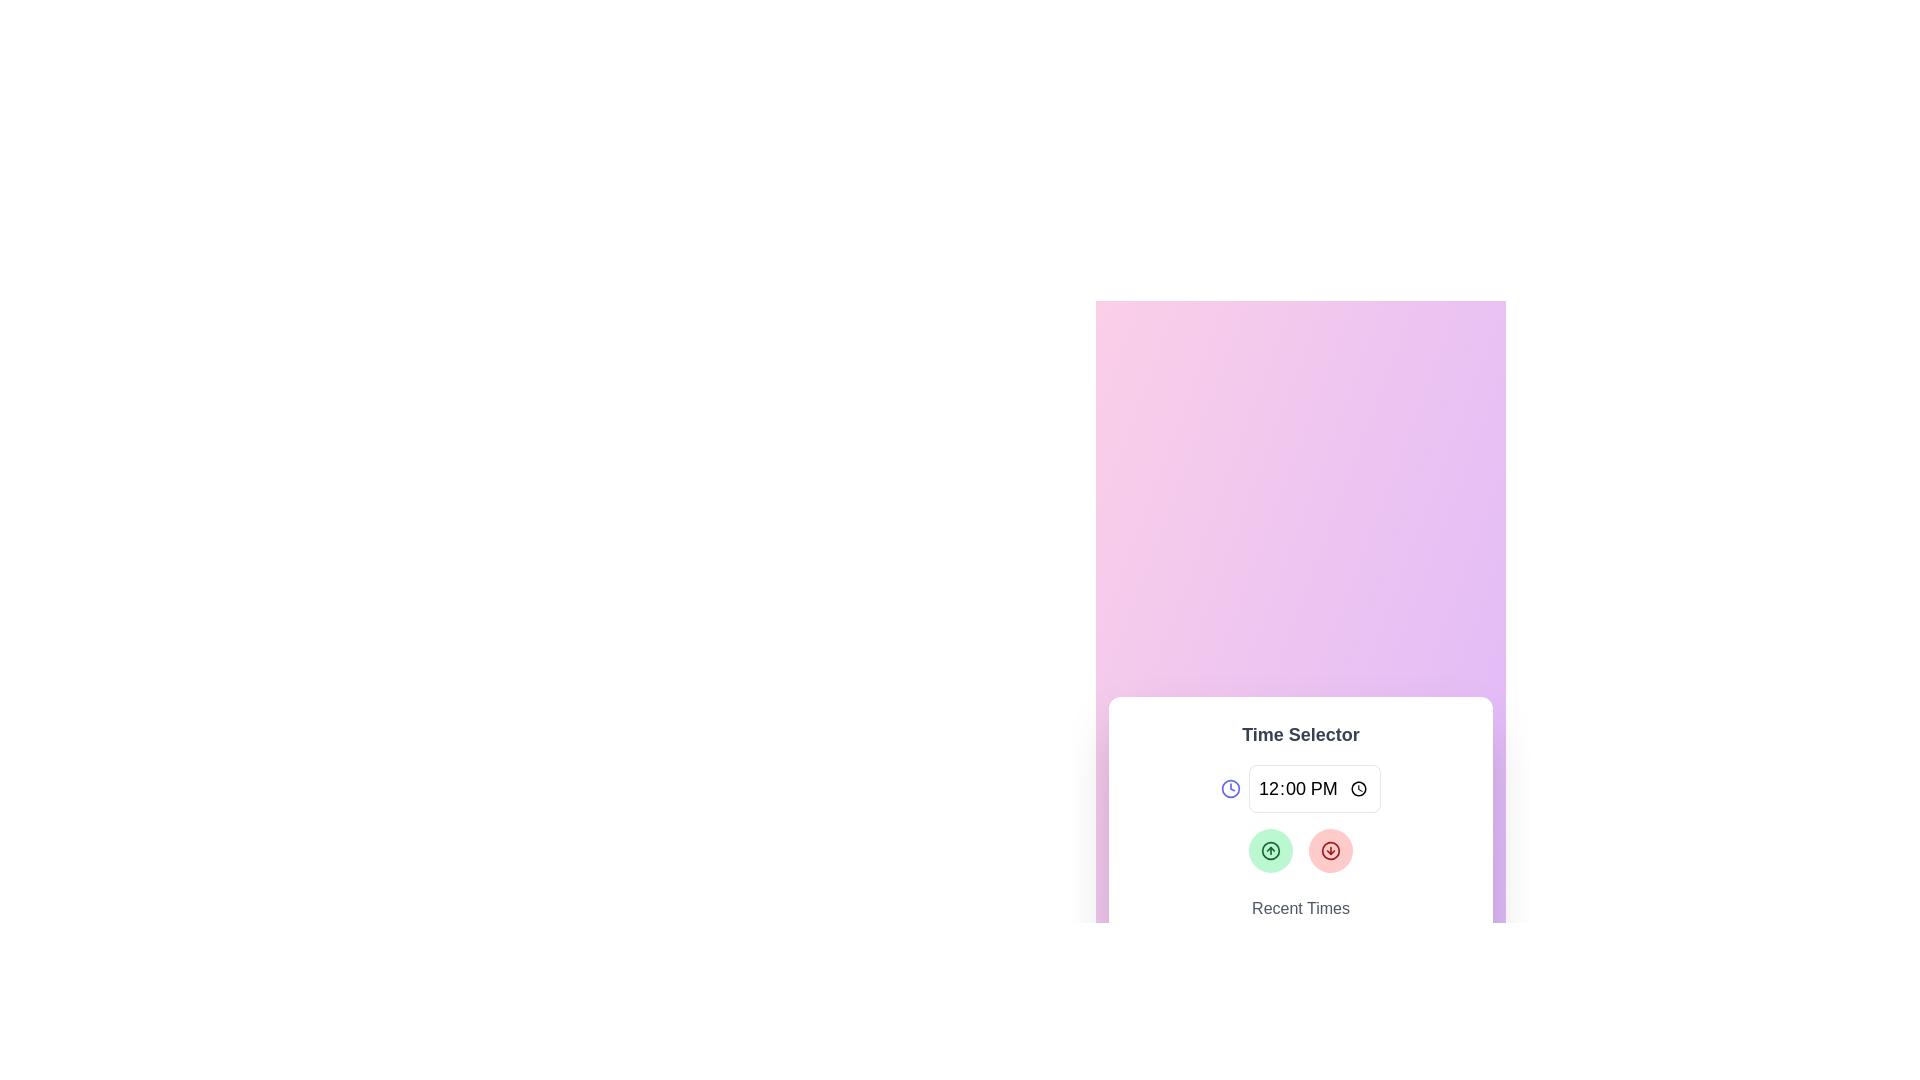 This screenshot has height=1080, width=1920. What do you see at coordinates (1315, 788) in the screenshot?
I see `the Time input field located within the 'Time Selector' panel` at bounding box center [1315, 788].